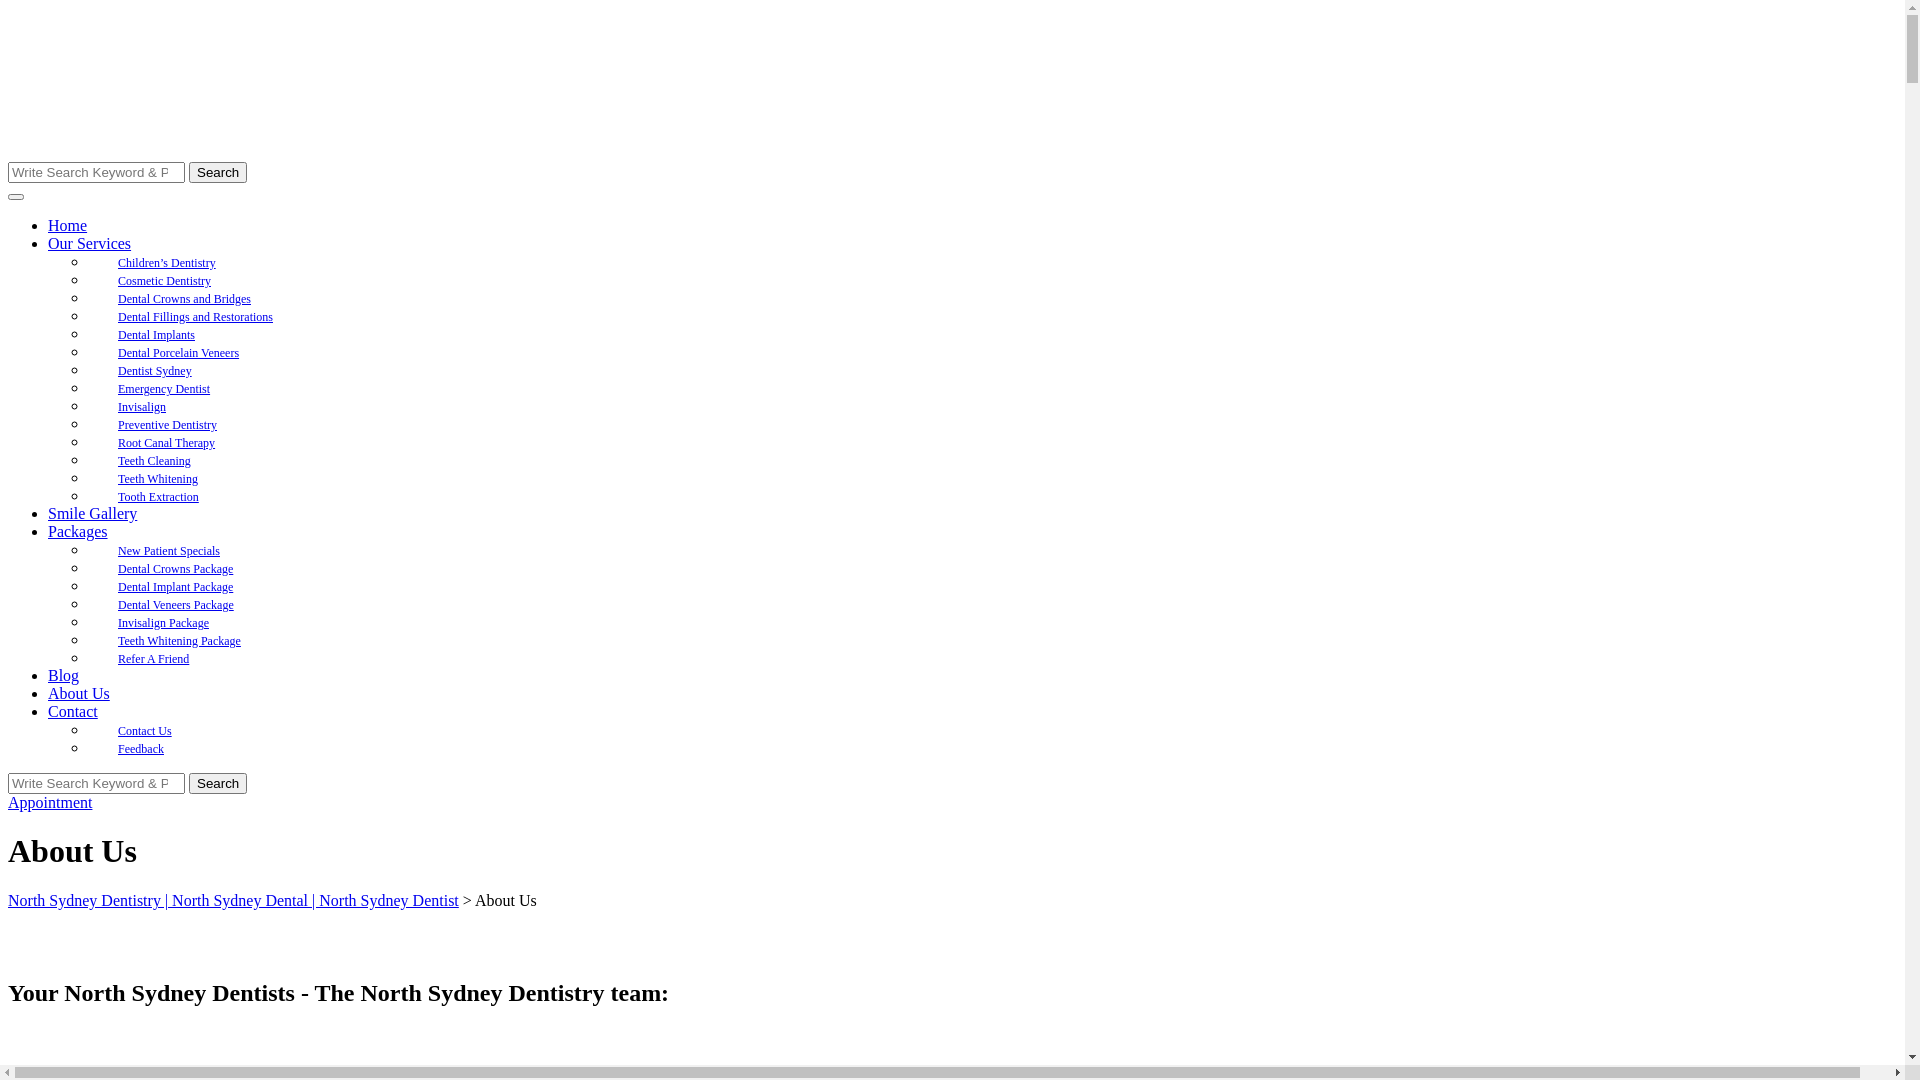 The height and width of the screenshot is (1080, 1920). I want to click on 'Teeth Whitening', so click(157, 478).